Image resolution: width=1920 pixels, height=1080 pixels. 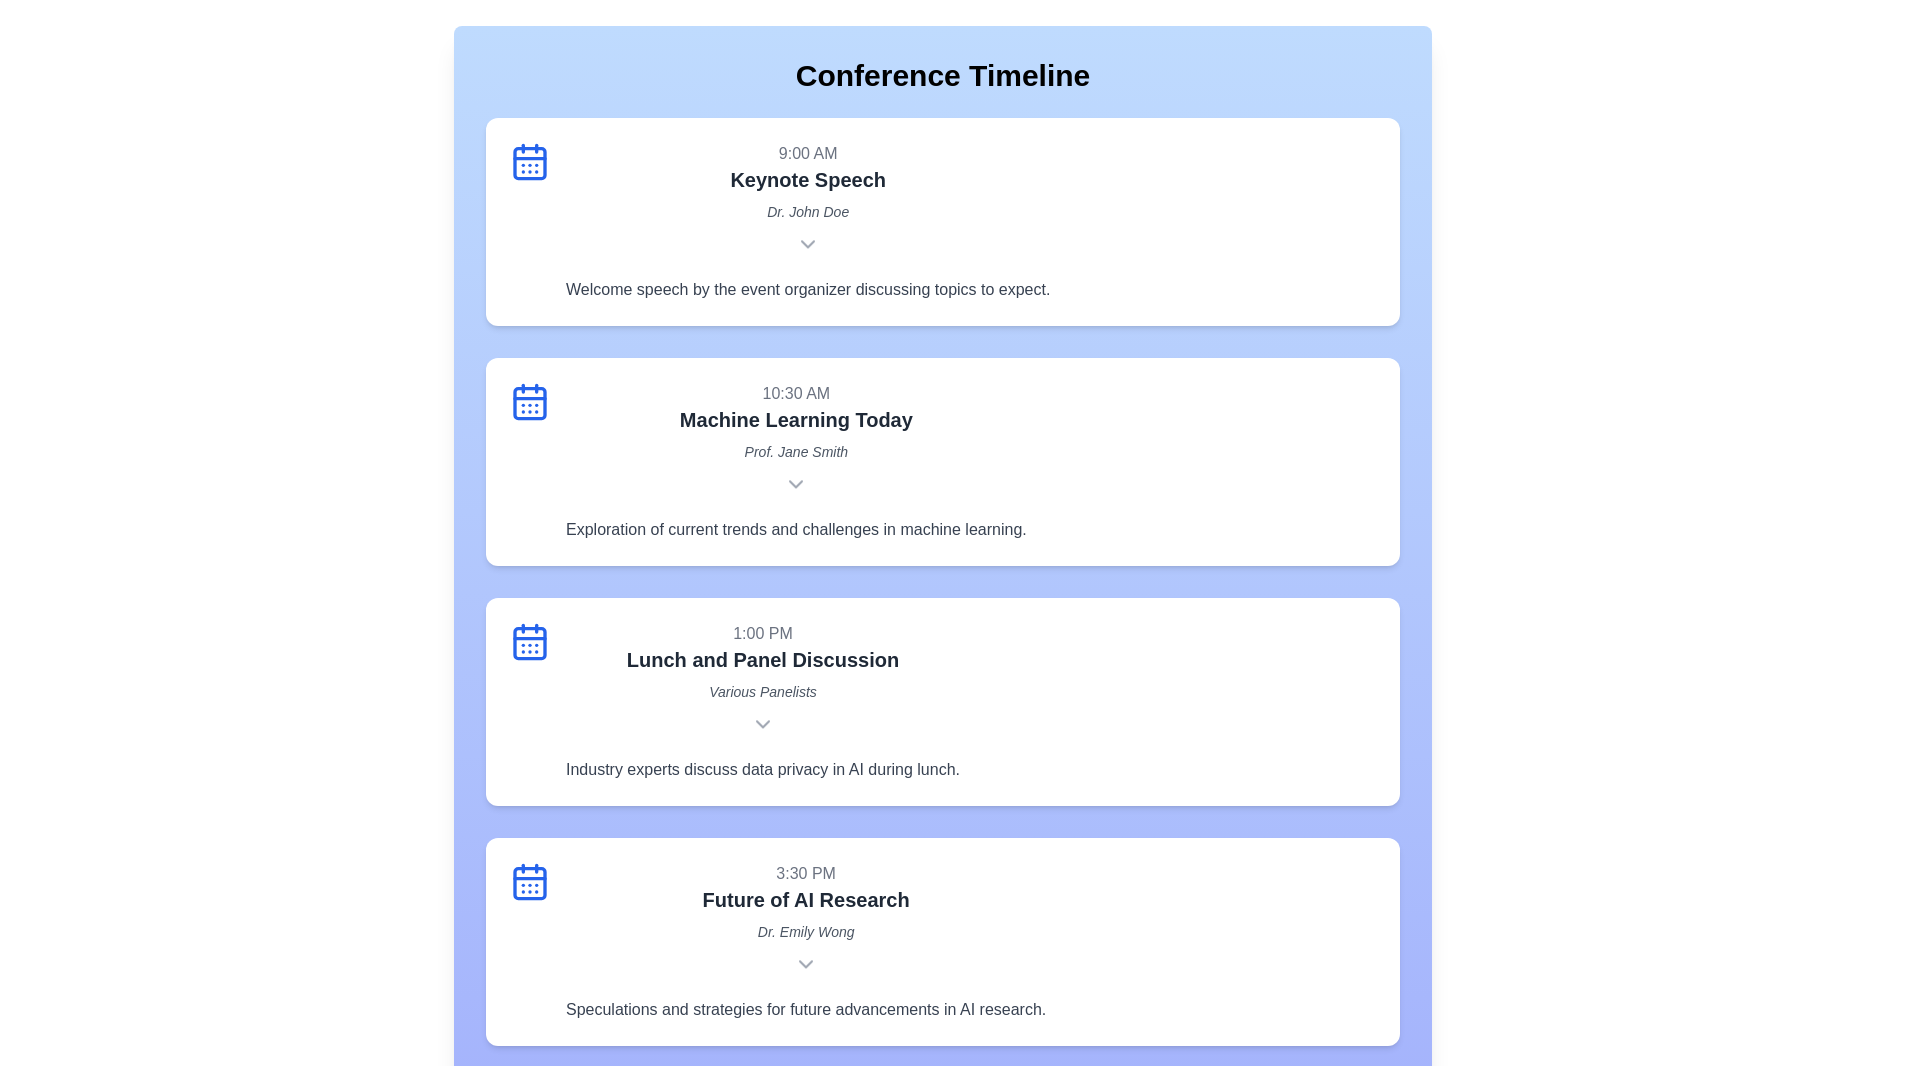 What do you see at coordinates (795, 462) in the screenshot?
I see `the second card in the conference timeline that represents the event titled 'Machine Learning Today'` at bounding box center [795, 462].